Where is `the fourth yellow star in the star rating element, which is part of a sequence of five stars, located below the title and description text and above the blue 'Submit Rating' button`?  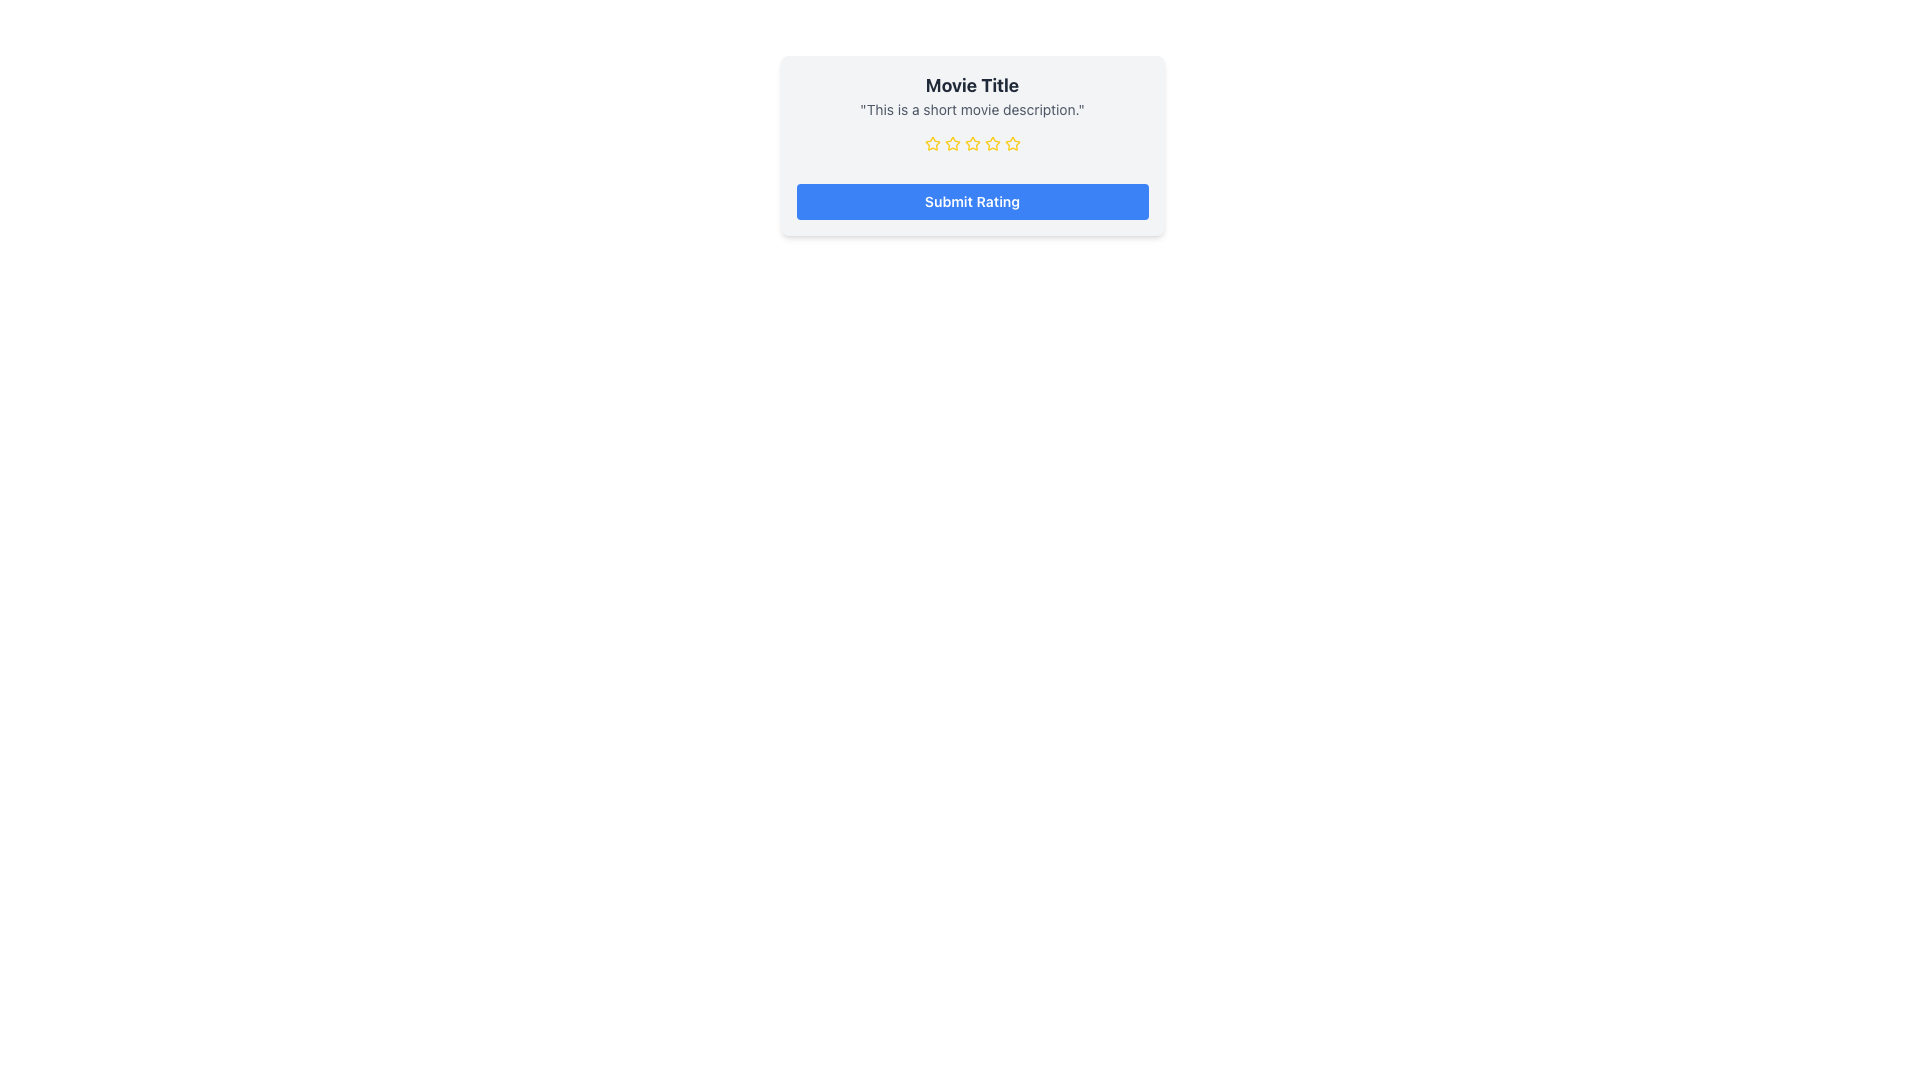 the fourth yellow star in the star rating element, which is part of a sequence of five stars, located below the title and description text and above the blue 'Submit Rating' button is located at coordinates (992, 142).